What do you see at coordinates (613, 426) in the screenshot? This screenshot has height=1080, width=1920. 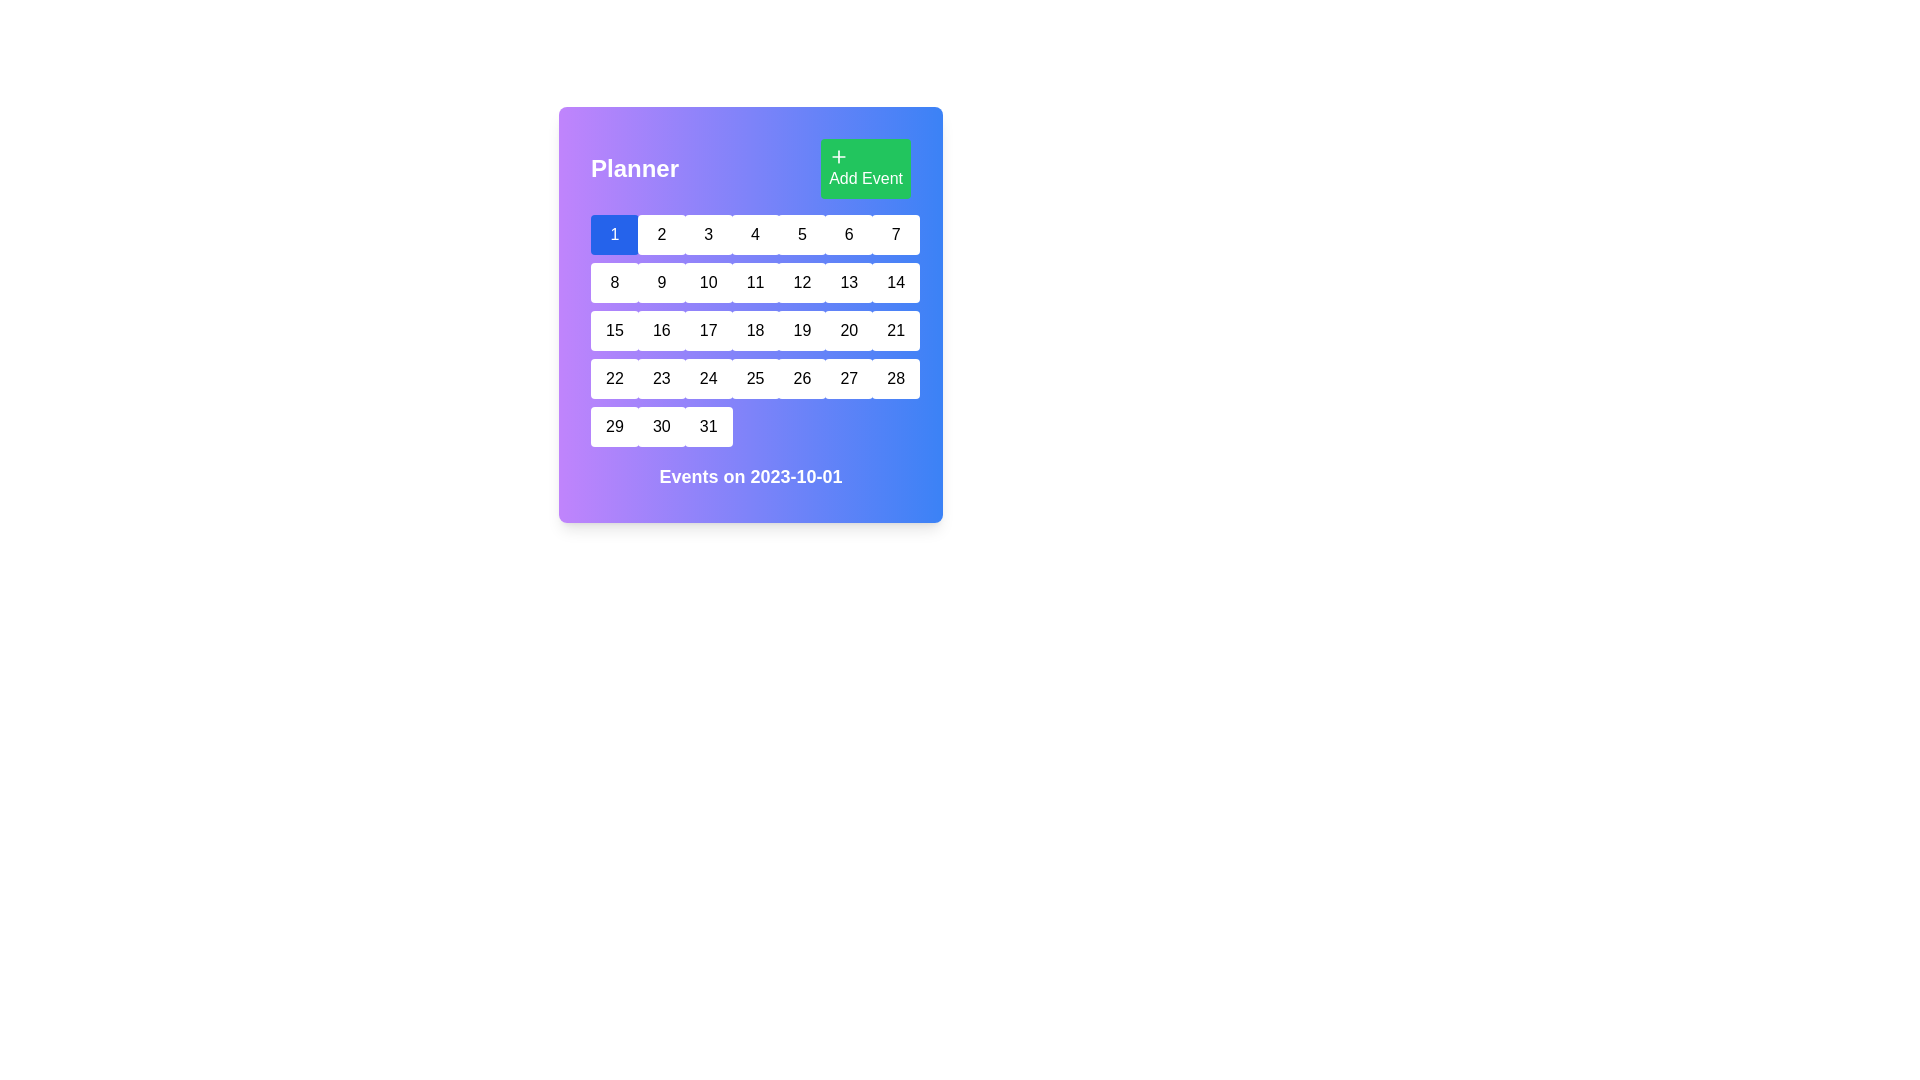 I see `the rectangular button with rounded corners displaying '29' in the calendar interface` at bounding box center [613, 426].